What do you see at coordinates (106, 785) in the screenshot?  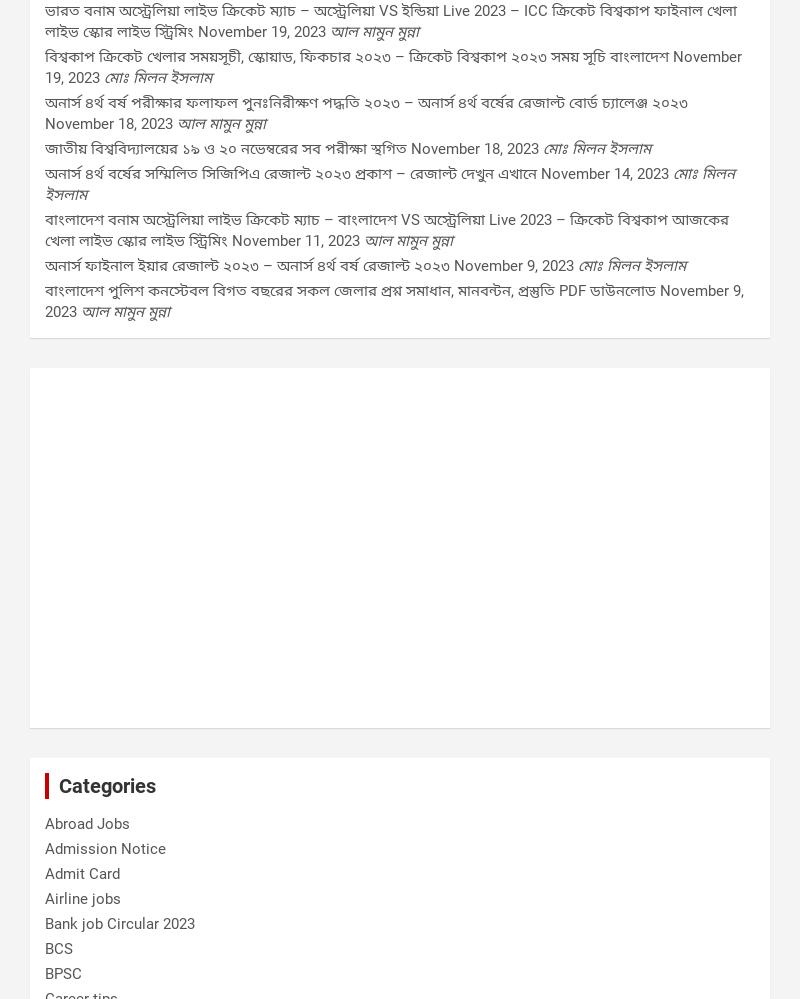 I see `'Categories'` at bounding box center [106, 785].